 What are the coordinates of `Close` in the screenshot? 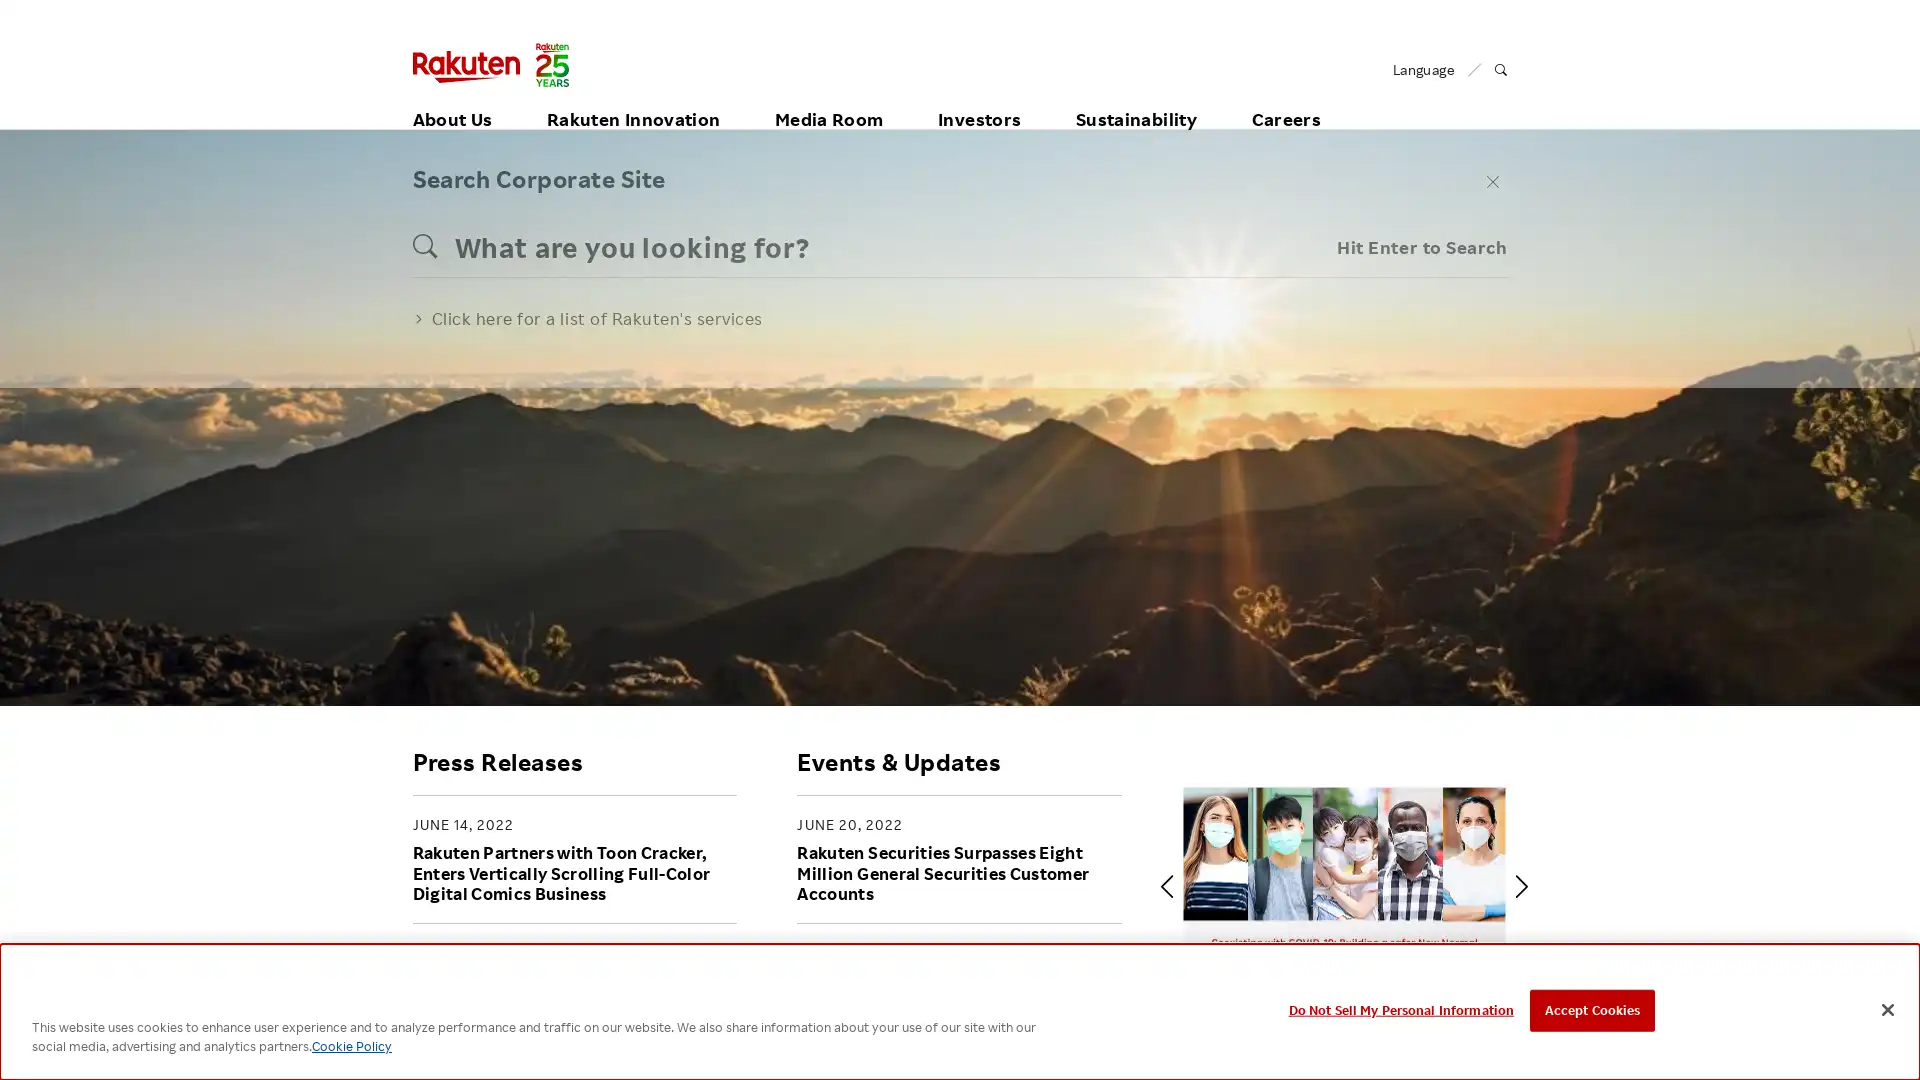 It's located at (1886, 1009).